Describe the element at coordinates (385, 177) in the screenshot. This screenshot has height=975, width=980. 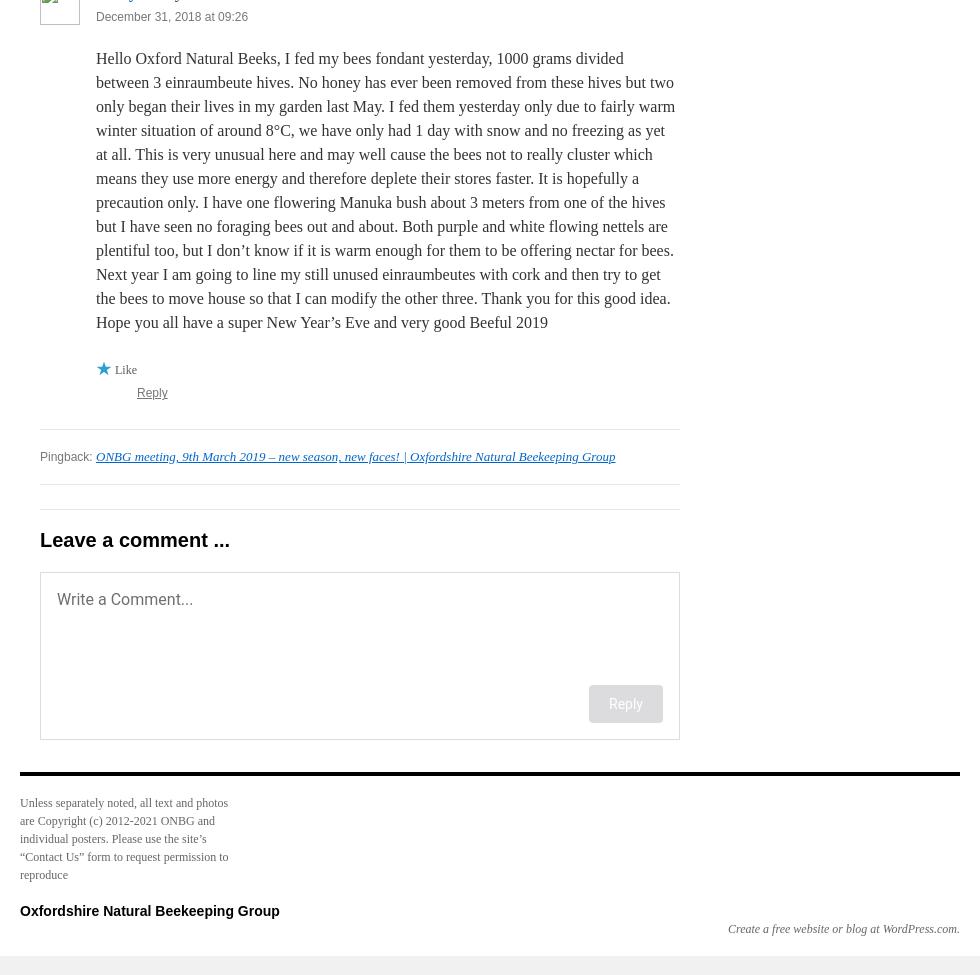
I see `'Hello Oxford Natural Beeks, I fed my bees fondant yesterday, 1000 grams divided between 3 einraumbeute hives. No honey has ever been removed from these hives but two only began their lives in my garden last May. I fed them yesterday only due to fairly warm winter situation of around 8°C, we have only had 1 day with snow and no freezing as yet at all. This is very unusual here and may well cause the bees not to really cluster which means they use more energy and therefore deplete their stores faster. It is hopefully a precaution only. I have one flowering Manuka bush about 3 meters from one of the hives but I have seen no foraging bees out and about. Both purple and white flowing nettels are plentiful too, but I don’t know if it is warm enough for them to be offering nectar for bees. Next year I am going to line my still unused einraumbeutes with cork and then try to get the bees to move house so that I can modify the other three. Thank you for this good idea.'` at that location.